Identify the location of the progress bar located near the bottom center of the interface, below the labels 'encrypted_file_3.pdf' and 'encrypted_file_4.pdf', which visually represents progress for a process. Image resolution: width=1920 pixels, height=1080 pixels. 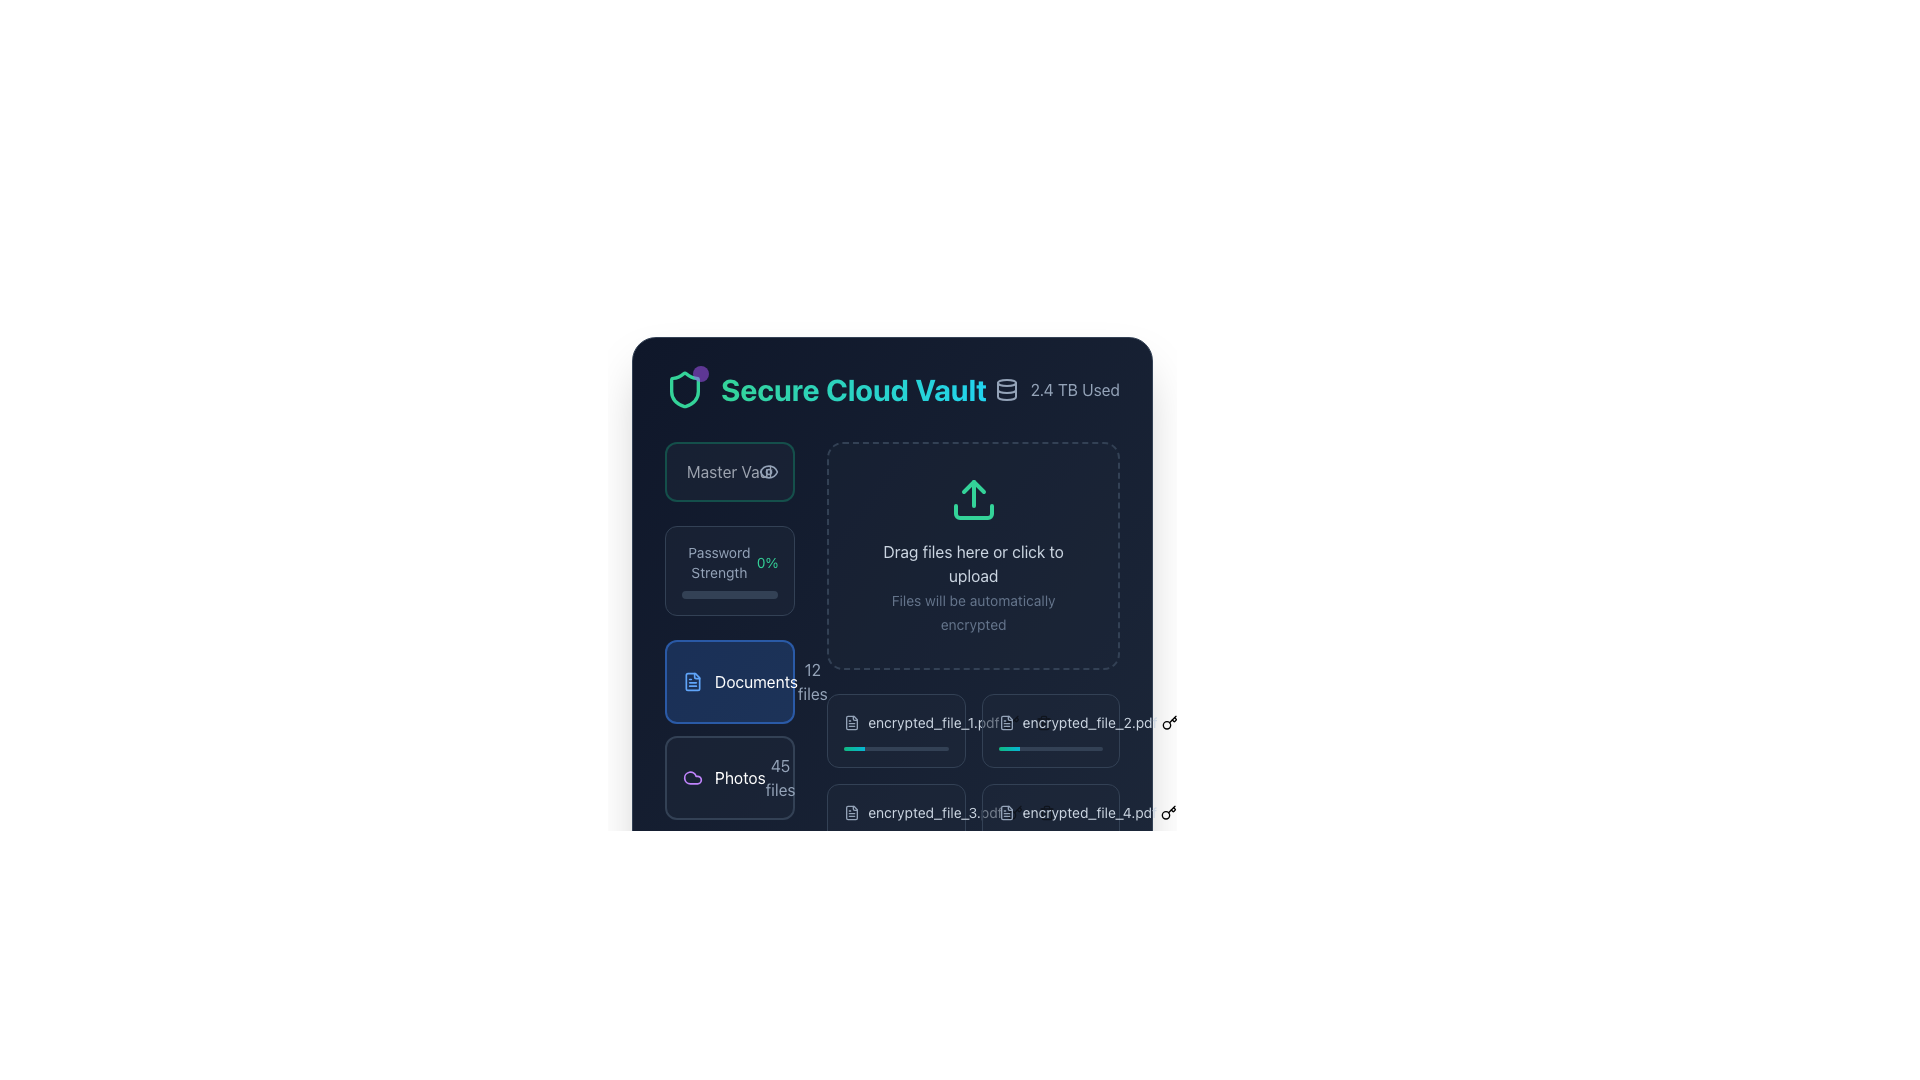
(1040, 839).